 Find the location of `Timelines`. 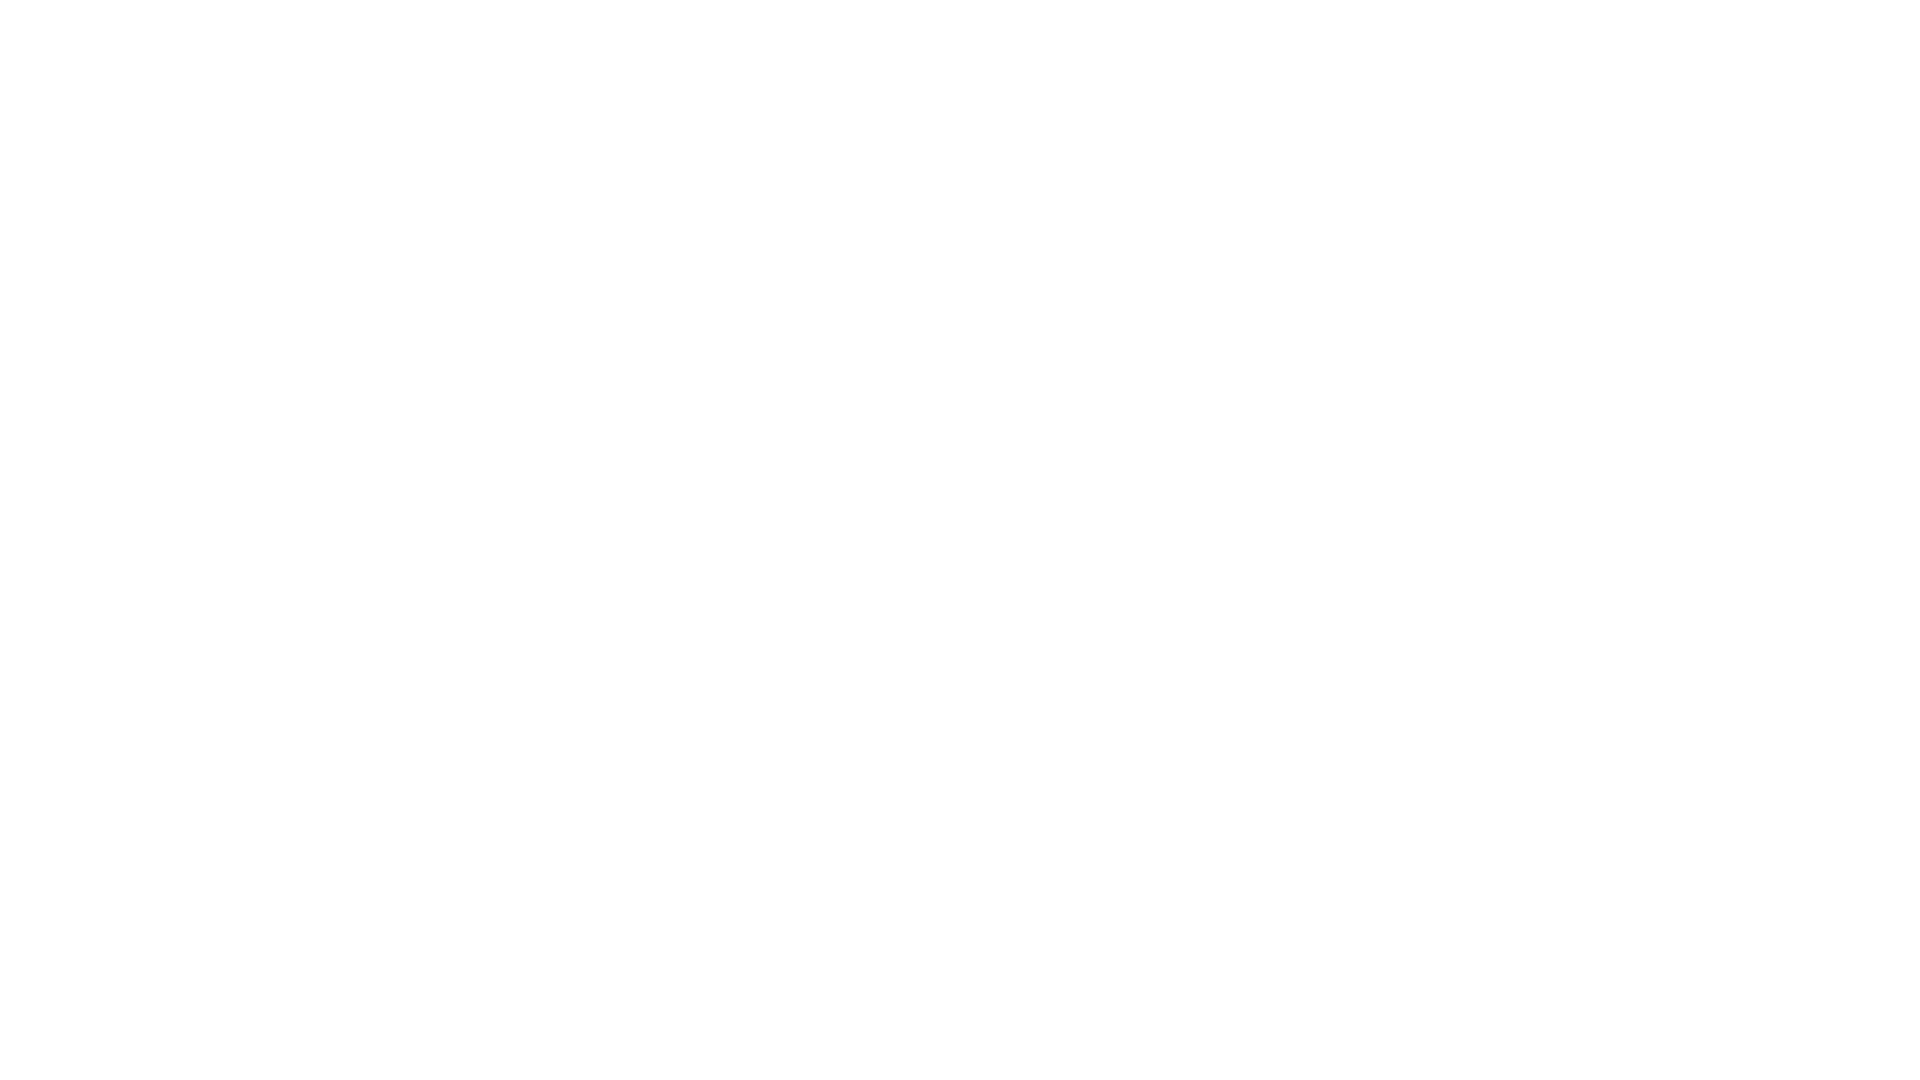

Timelines is located at coordinates (652, 379).